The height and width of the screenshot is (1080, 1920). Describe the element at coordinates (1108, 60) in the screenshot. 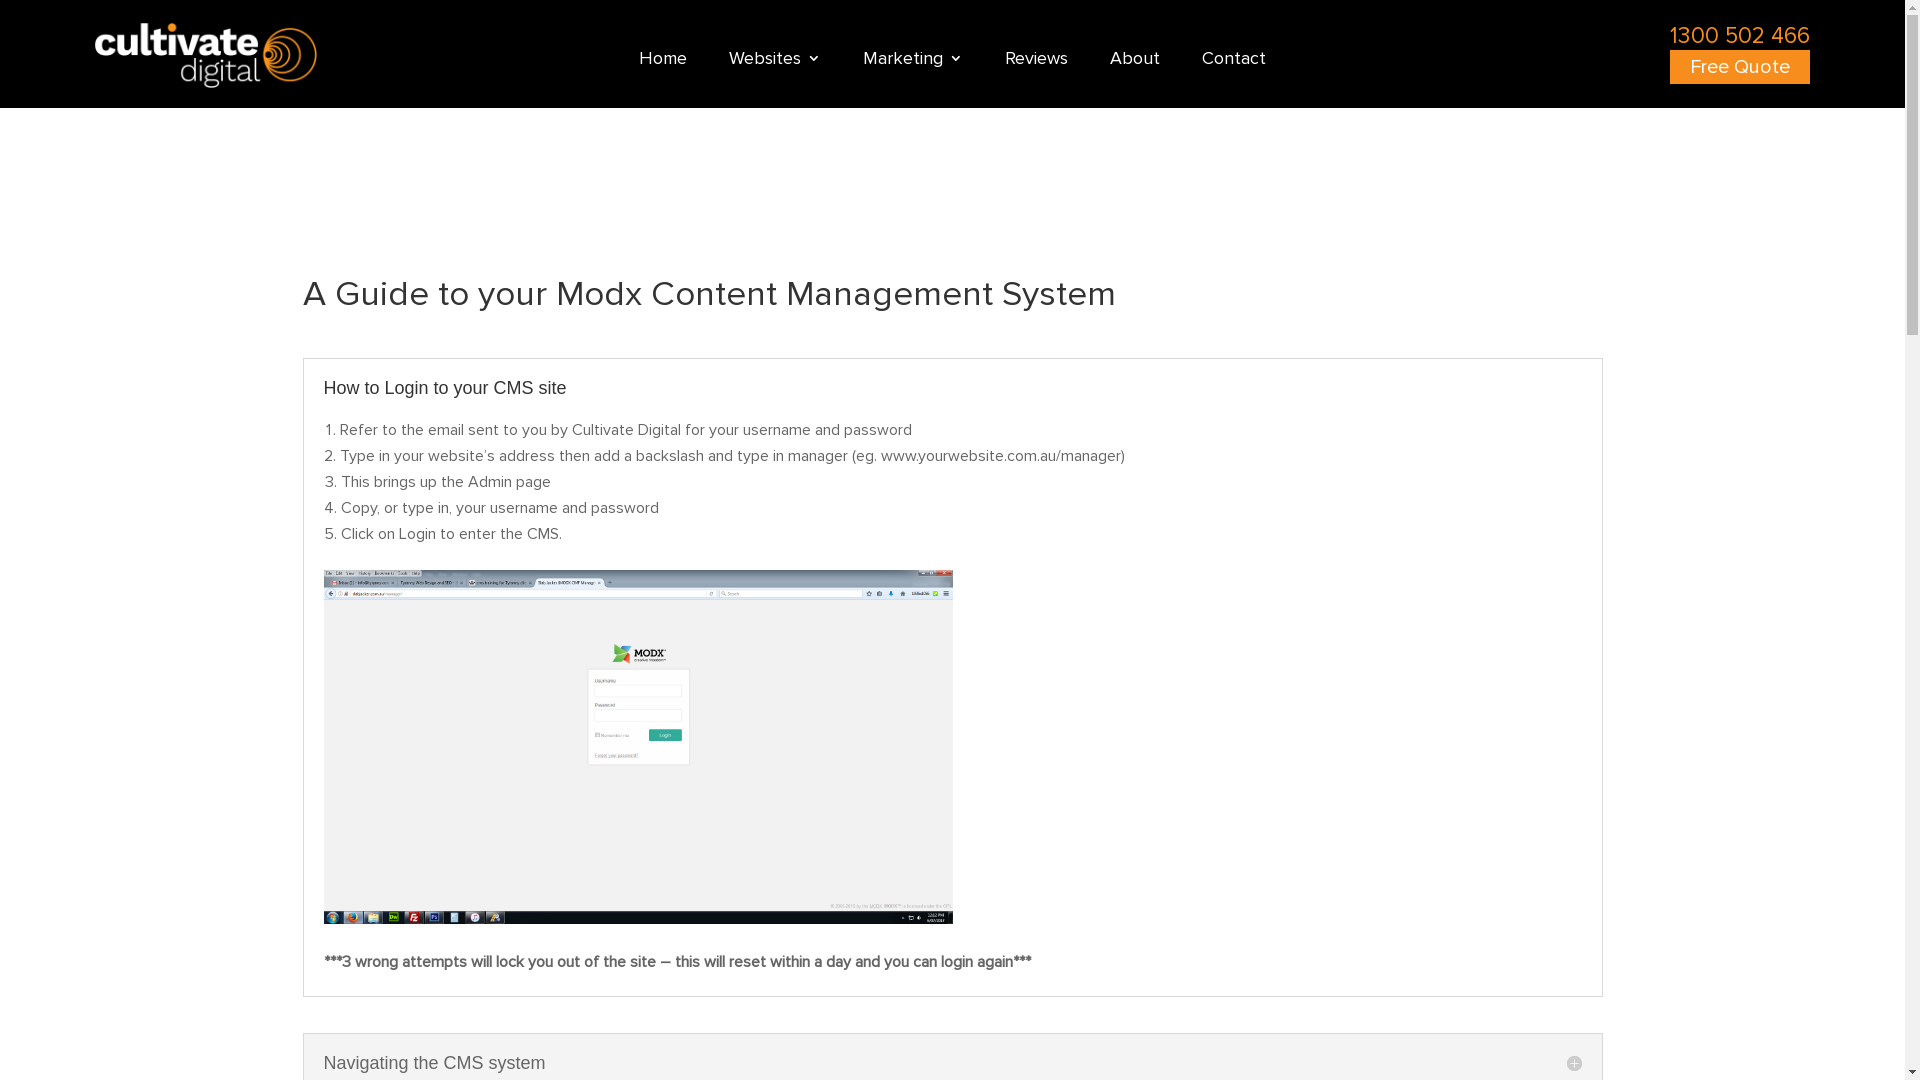

I see `'About'` at that location.